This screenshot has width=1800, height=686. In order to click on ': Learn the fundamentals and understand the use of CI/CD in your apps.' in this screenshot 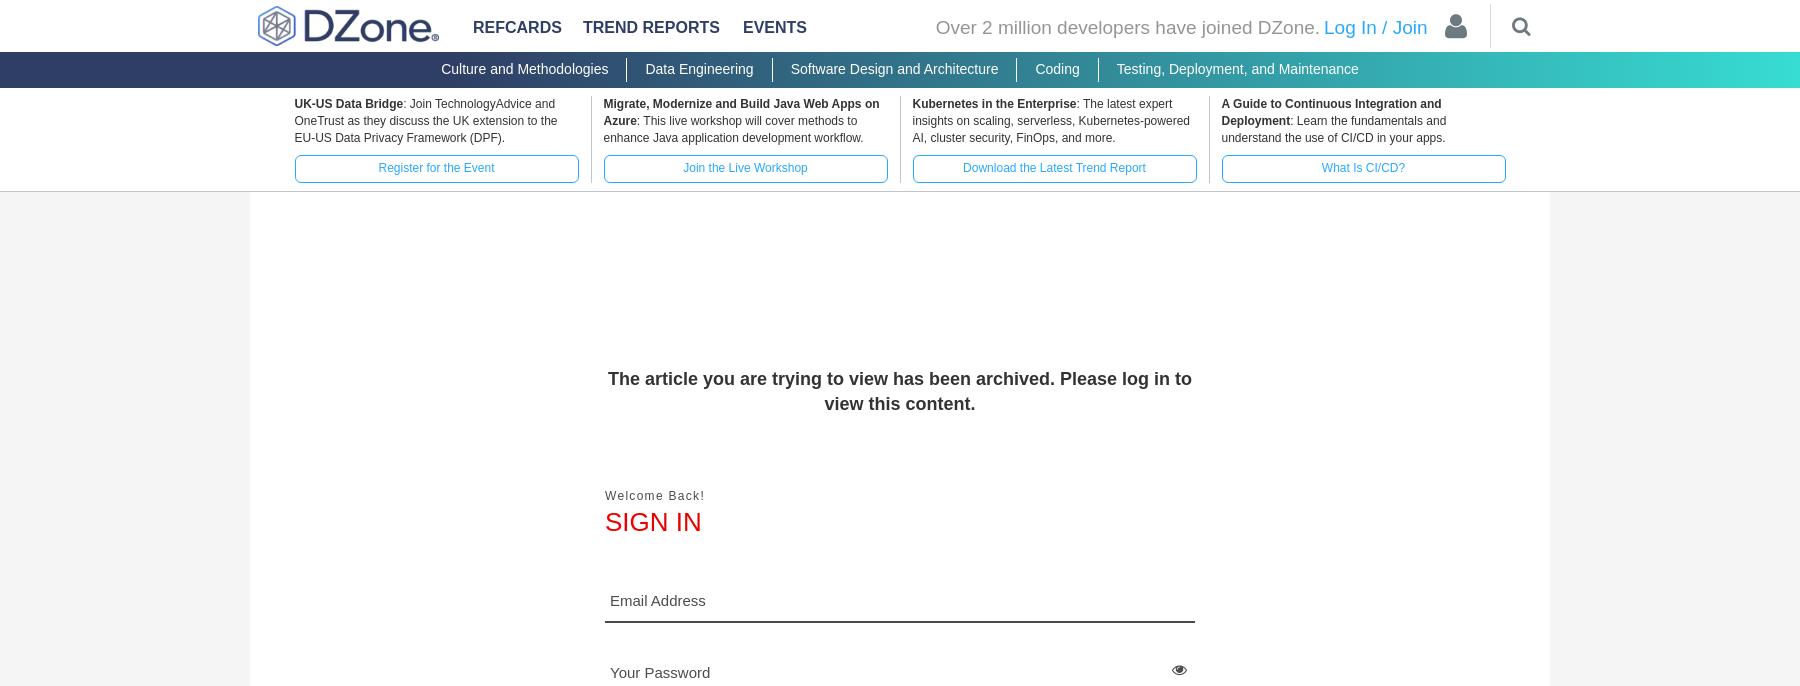, I will do `click(1333, 129)`.